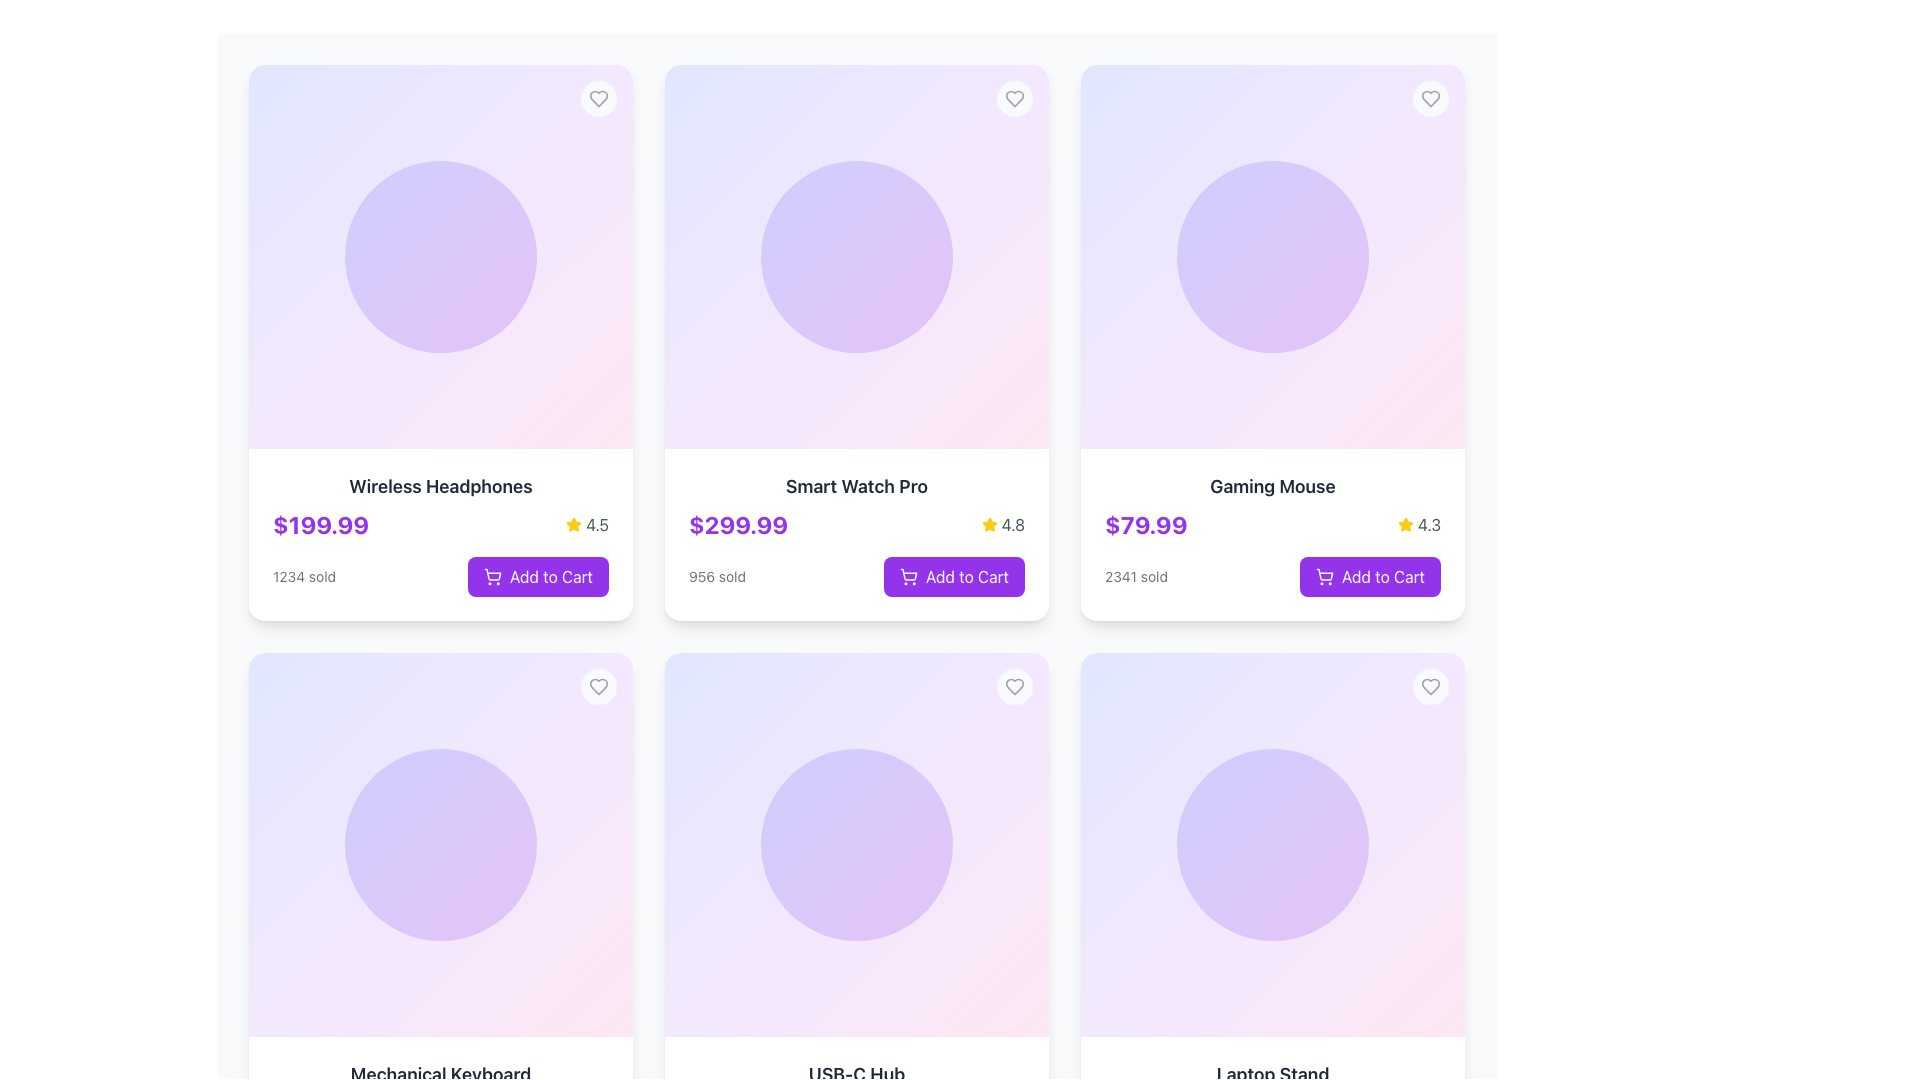 Image resolution: width=1920 pixels, height=1080 pixels. I want to click on the heart-shaped icon with a gray outline located at the top-right corner of the 'USB-C Hub' product card to trigger the tooltip, so click(1014, 685).